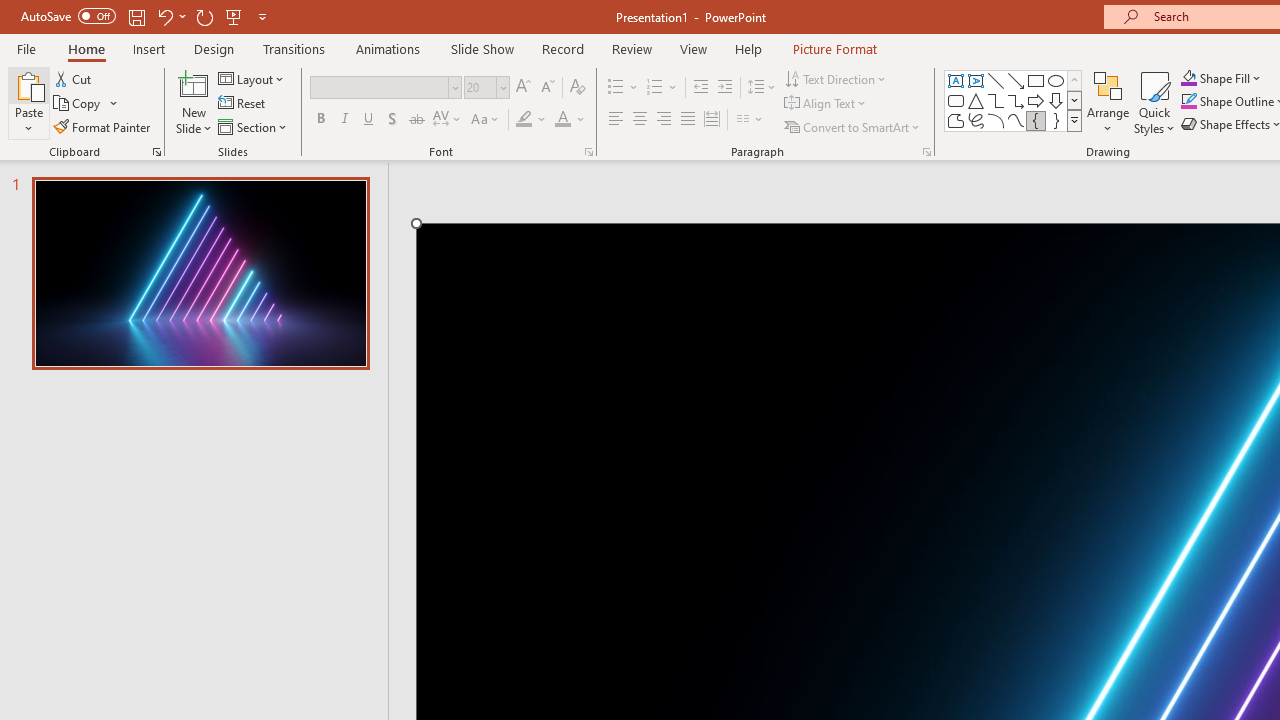 The image size is (1280, 720). What do you see at coordinates (1189, 77) in the screenshot?
I see `'Shape Fill Orange, Accent 2'` at bounding box center [1189, 77].